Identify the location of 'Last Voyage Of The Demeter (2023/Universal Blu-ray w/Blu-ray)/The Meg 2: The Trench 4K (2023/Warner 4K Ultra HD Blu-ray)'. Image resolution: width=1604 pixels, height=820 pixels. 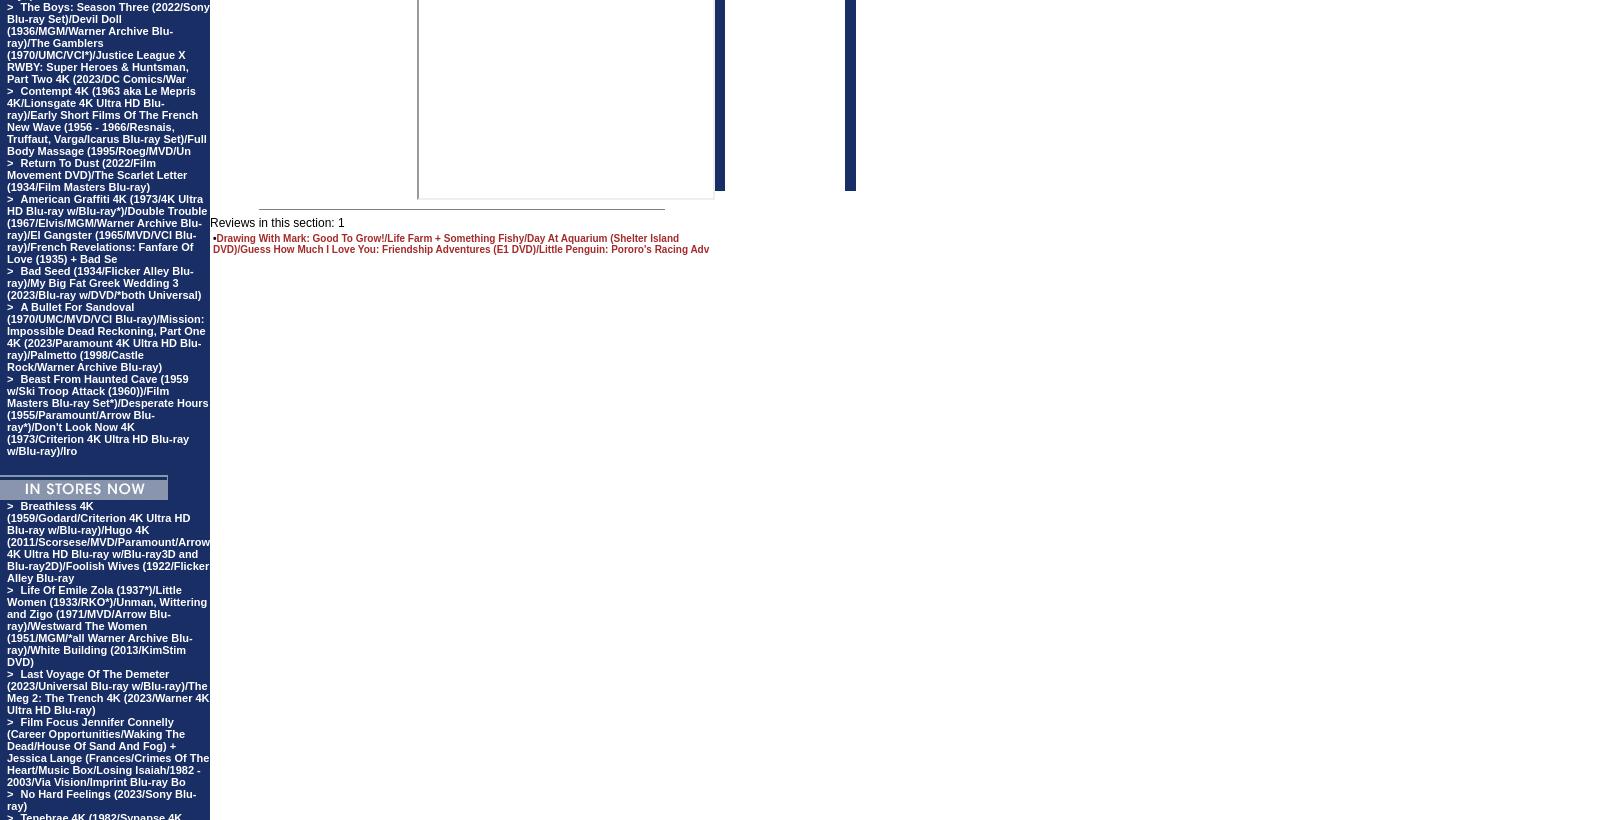
(107, 691).